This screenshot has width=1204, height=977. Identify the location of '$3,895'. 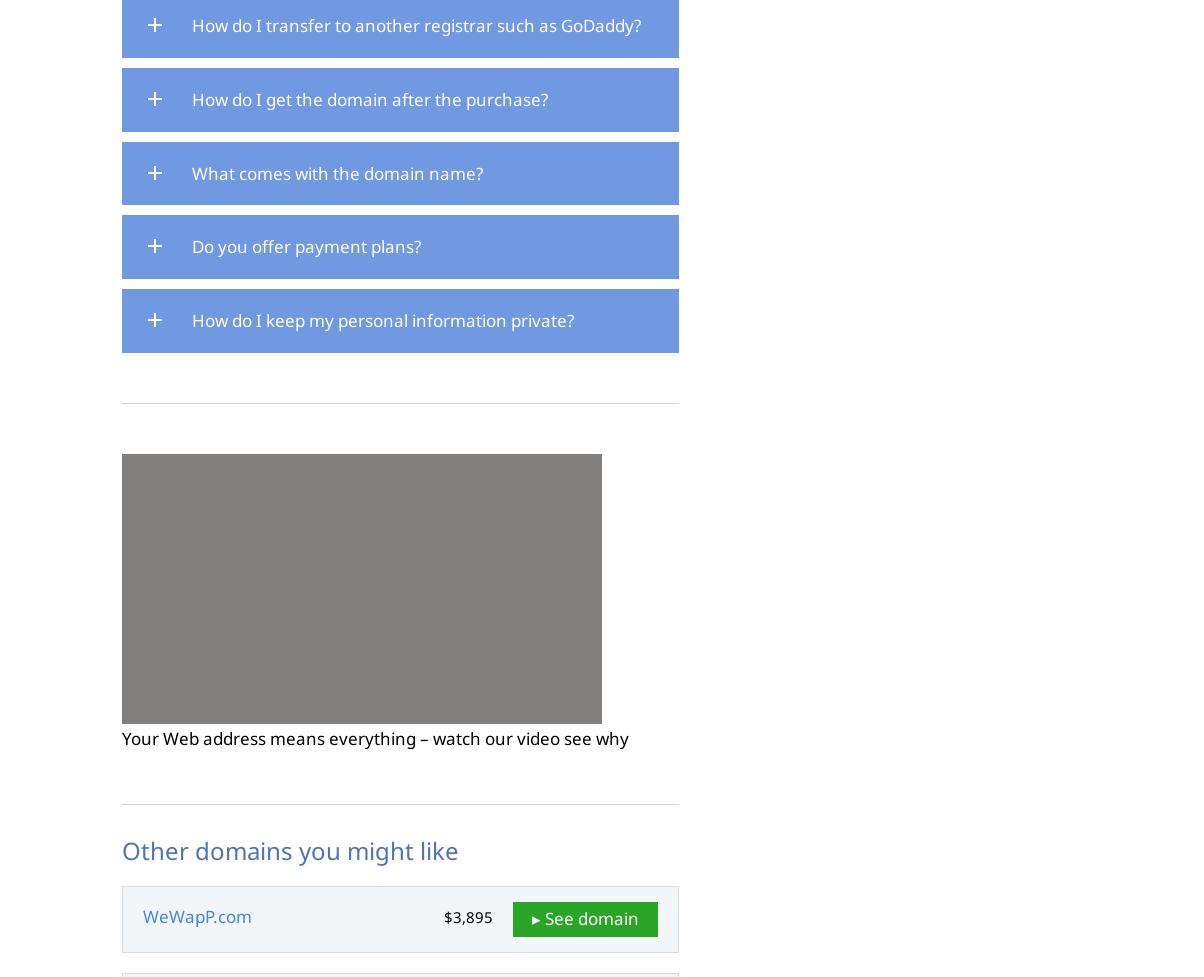
(468, 915).